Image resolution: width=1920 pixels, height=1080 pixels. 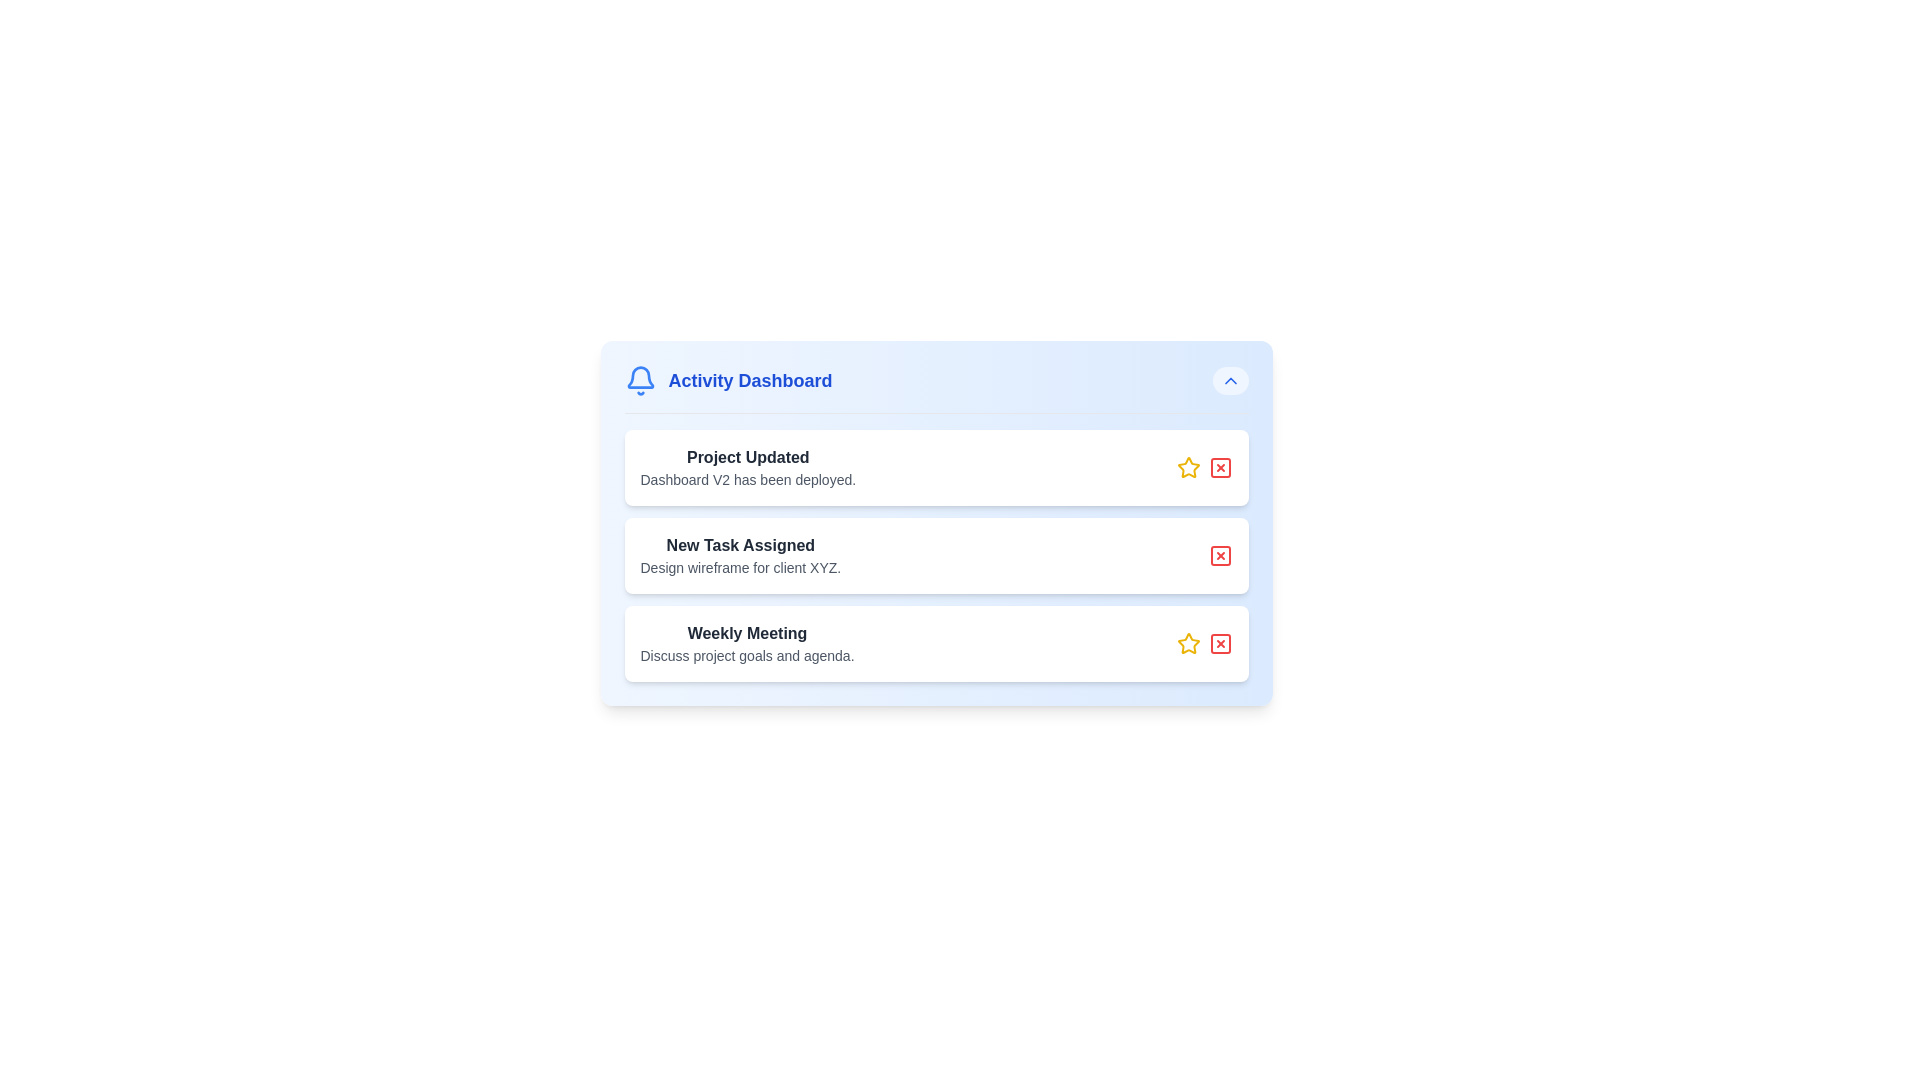 What do you see at coordinates (746, 644) in the screenshot?
I see `the static text block titled 'Weekly Meeting' which is the third card in the 'Activity Dashboard' panel, containing the description 'Discuss project goals and agenda.'` at bounding box center [746, 644].